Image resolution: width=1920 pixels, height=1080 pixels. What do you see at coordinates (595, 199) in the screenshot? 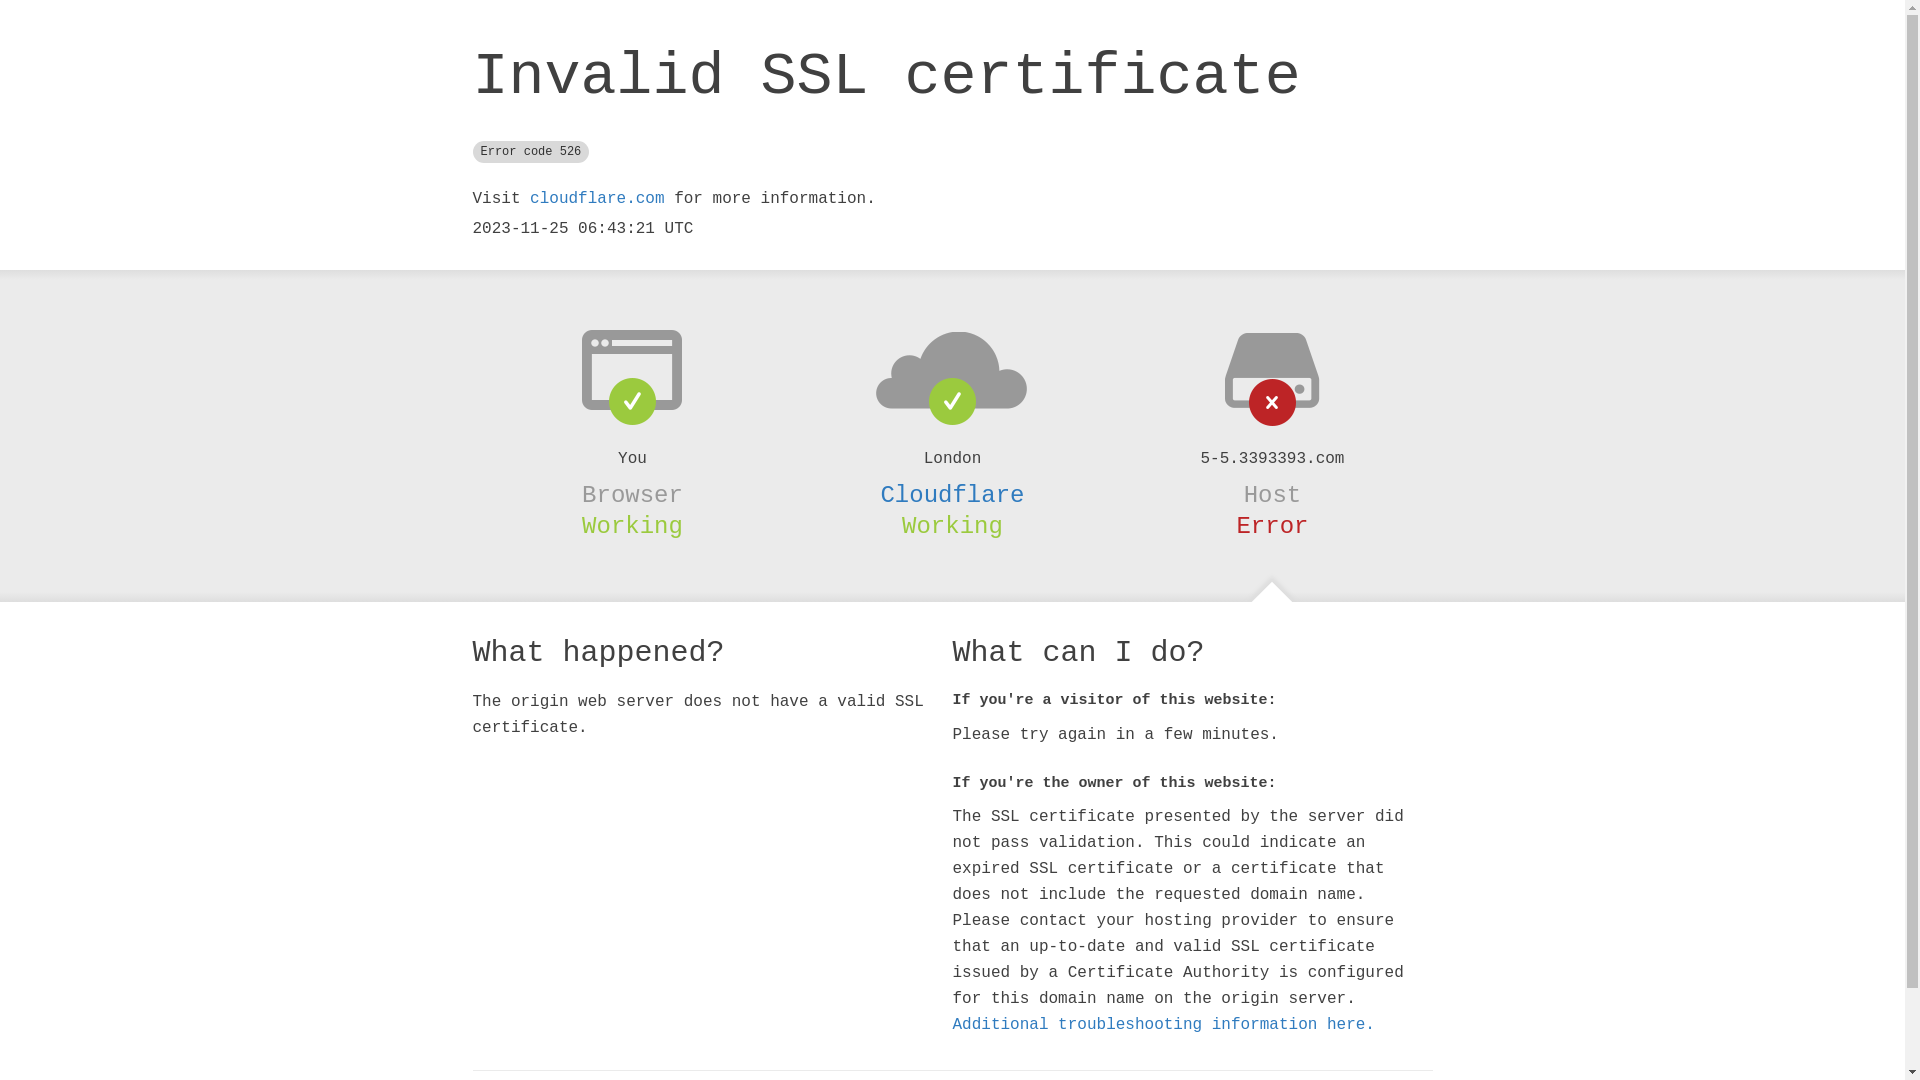
I see `'cloudflare.com'` at bounding box center [595, 199].